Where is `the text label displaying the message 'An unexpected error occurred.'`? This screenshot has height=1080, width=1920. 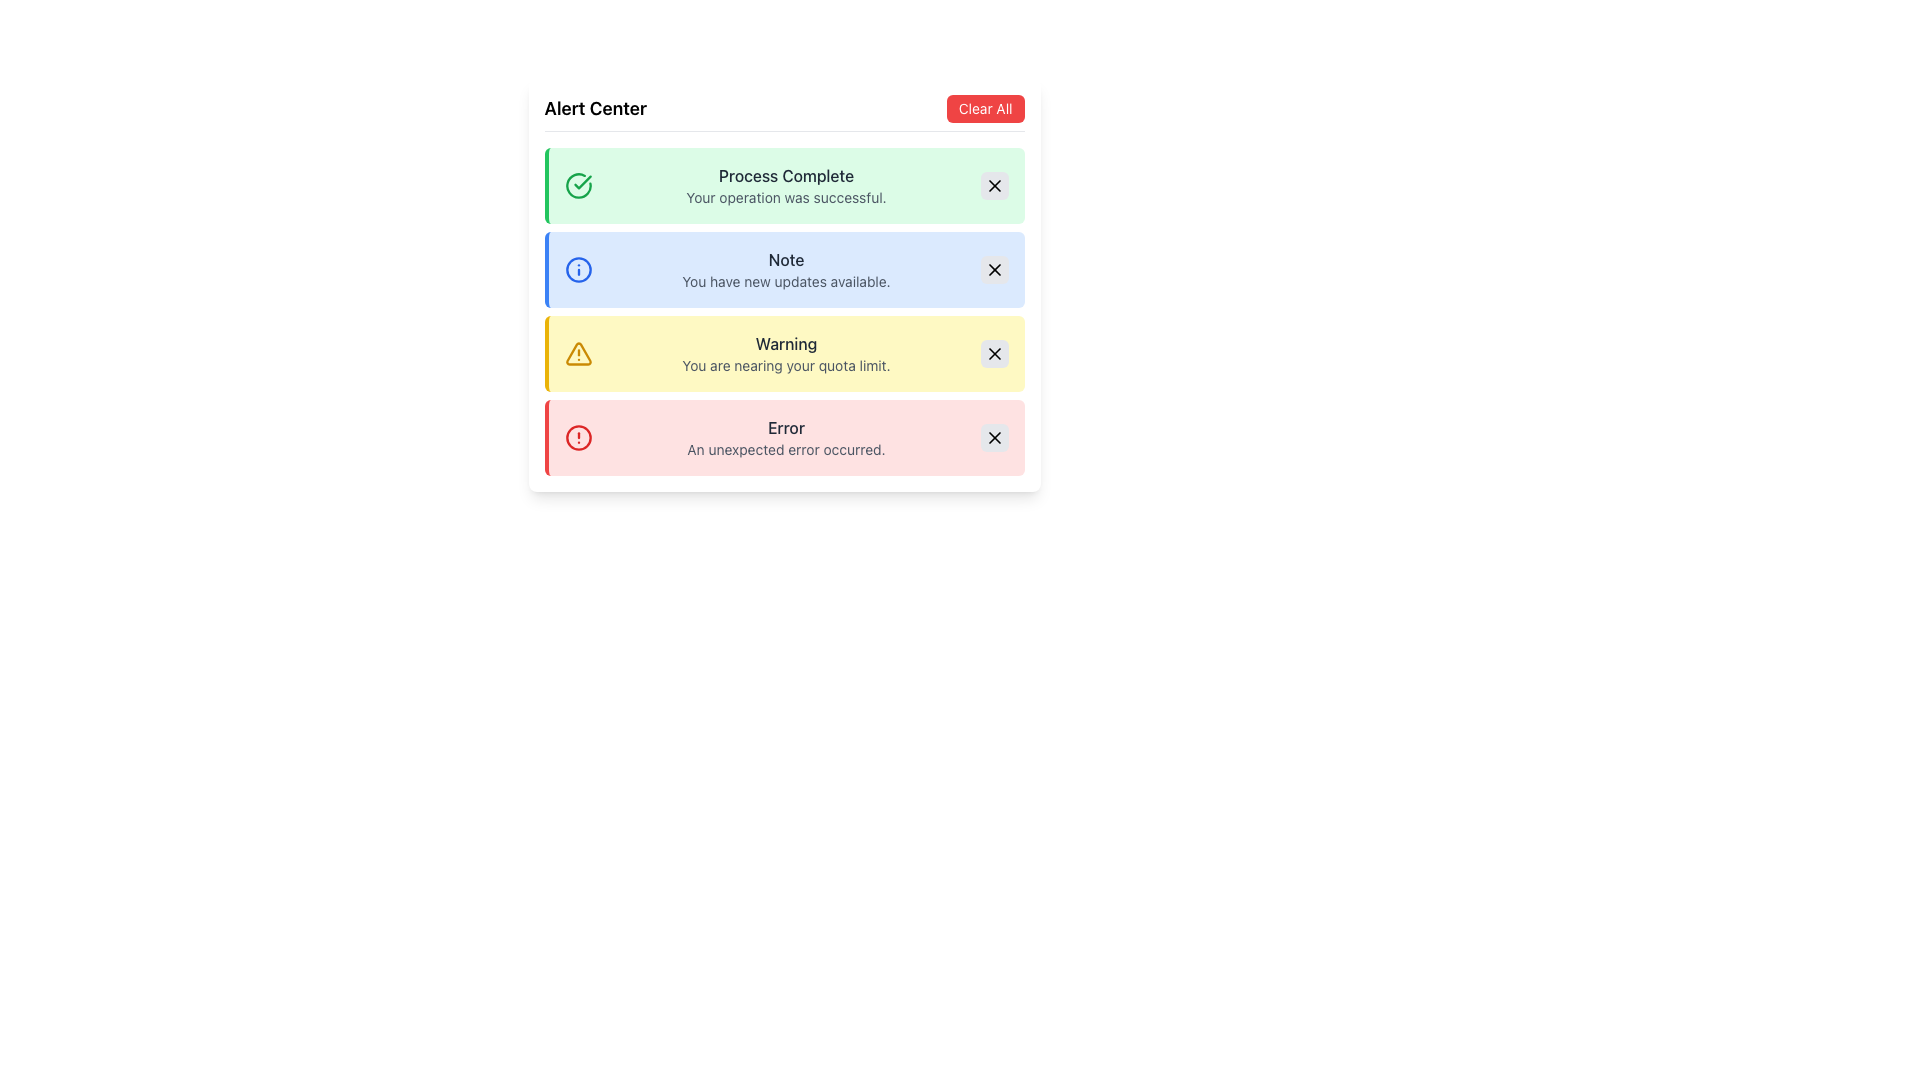
the text label displaying the message 'An unexpected error occurred.' is located at coordinates (785, 450).